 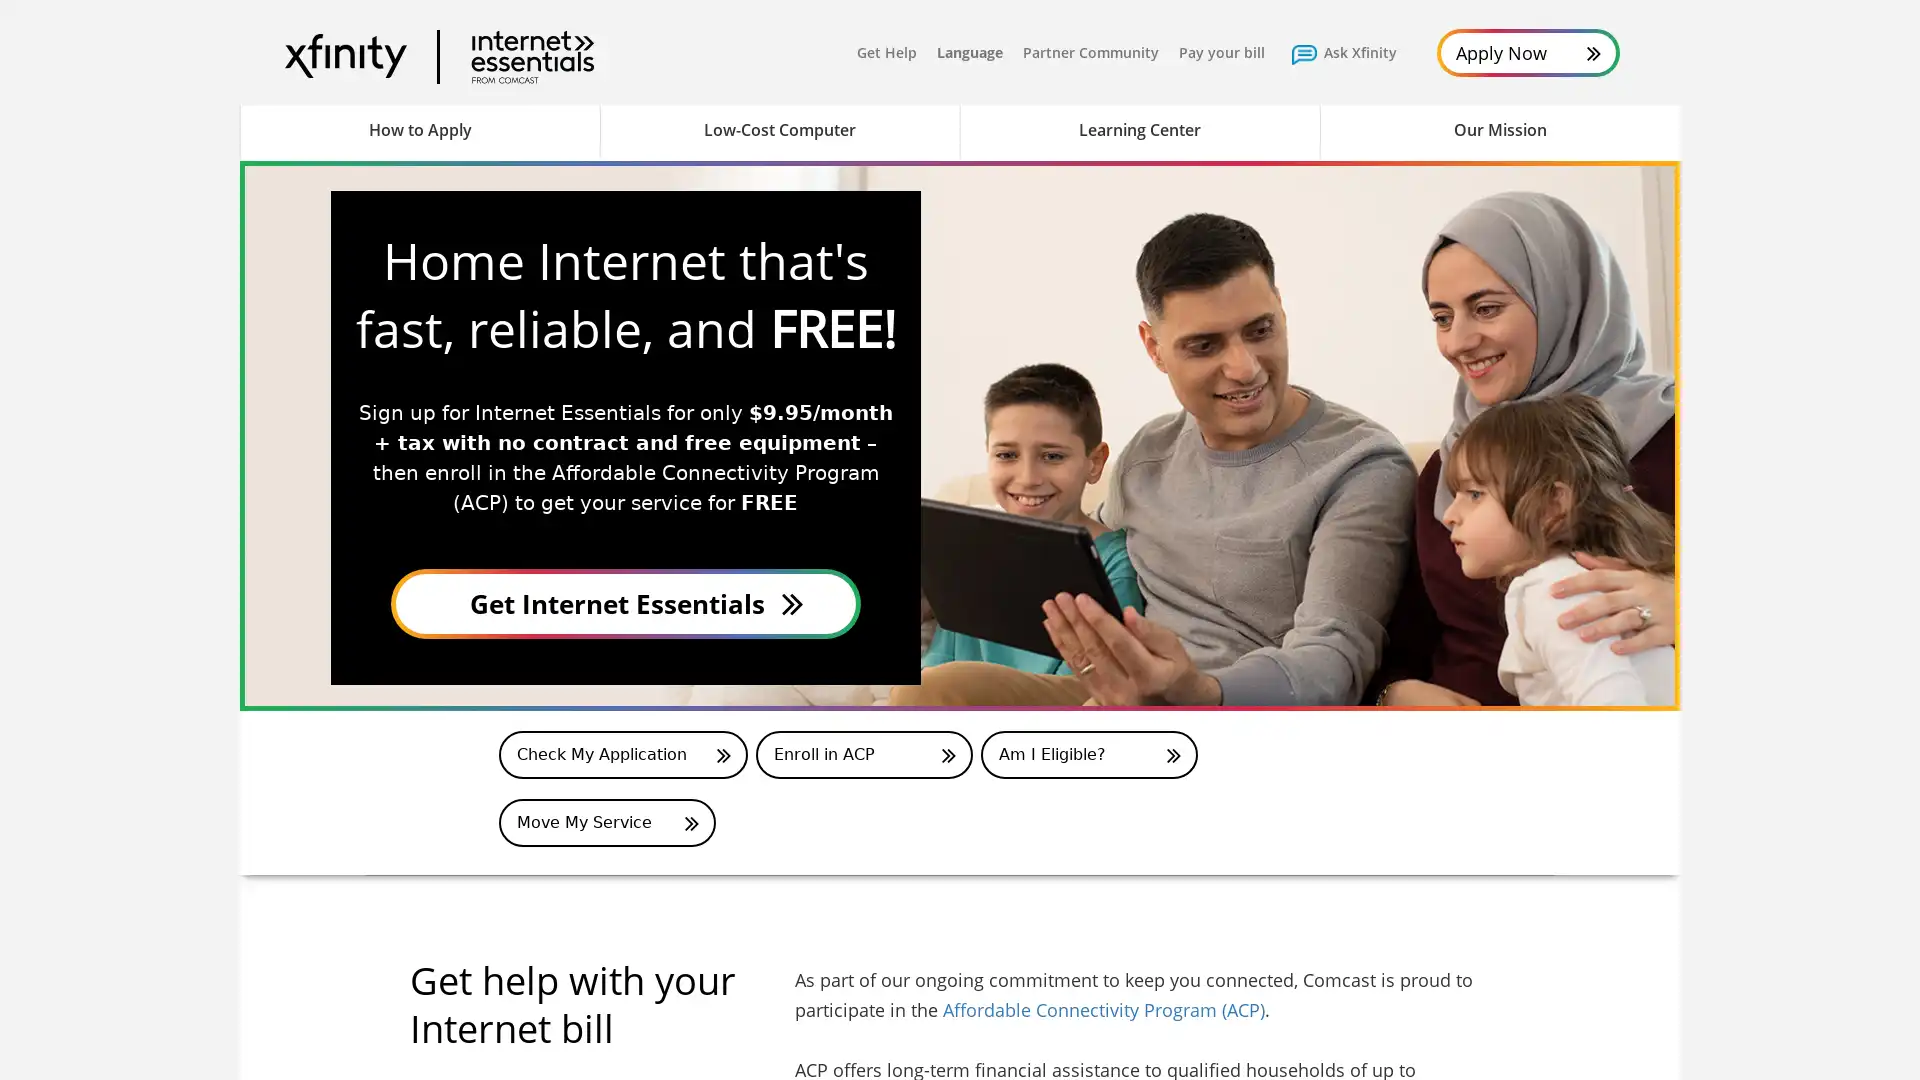 I want to click on Move My Service, so click(x=606, y=822).